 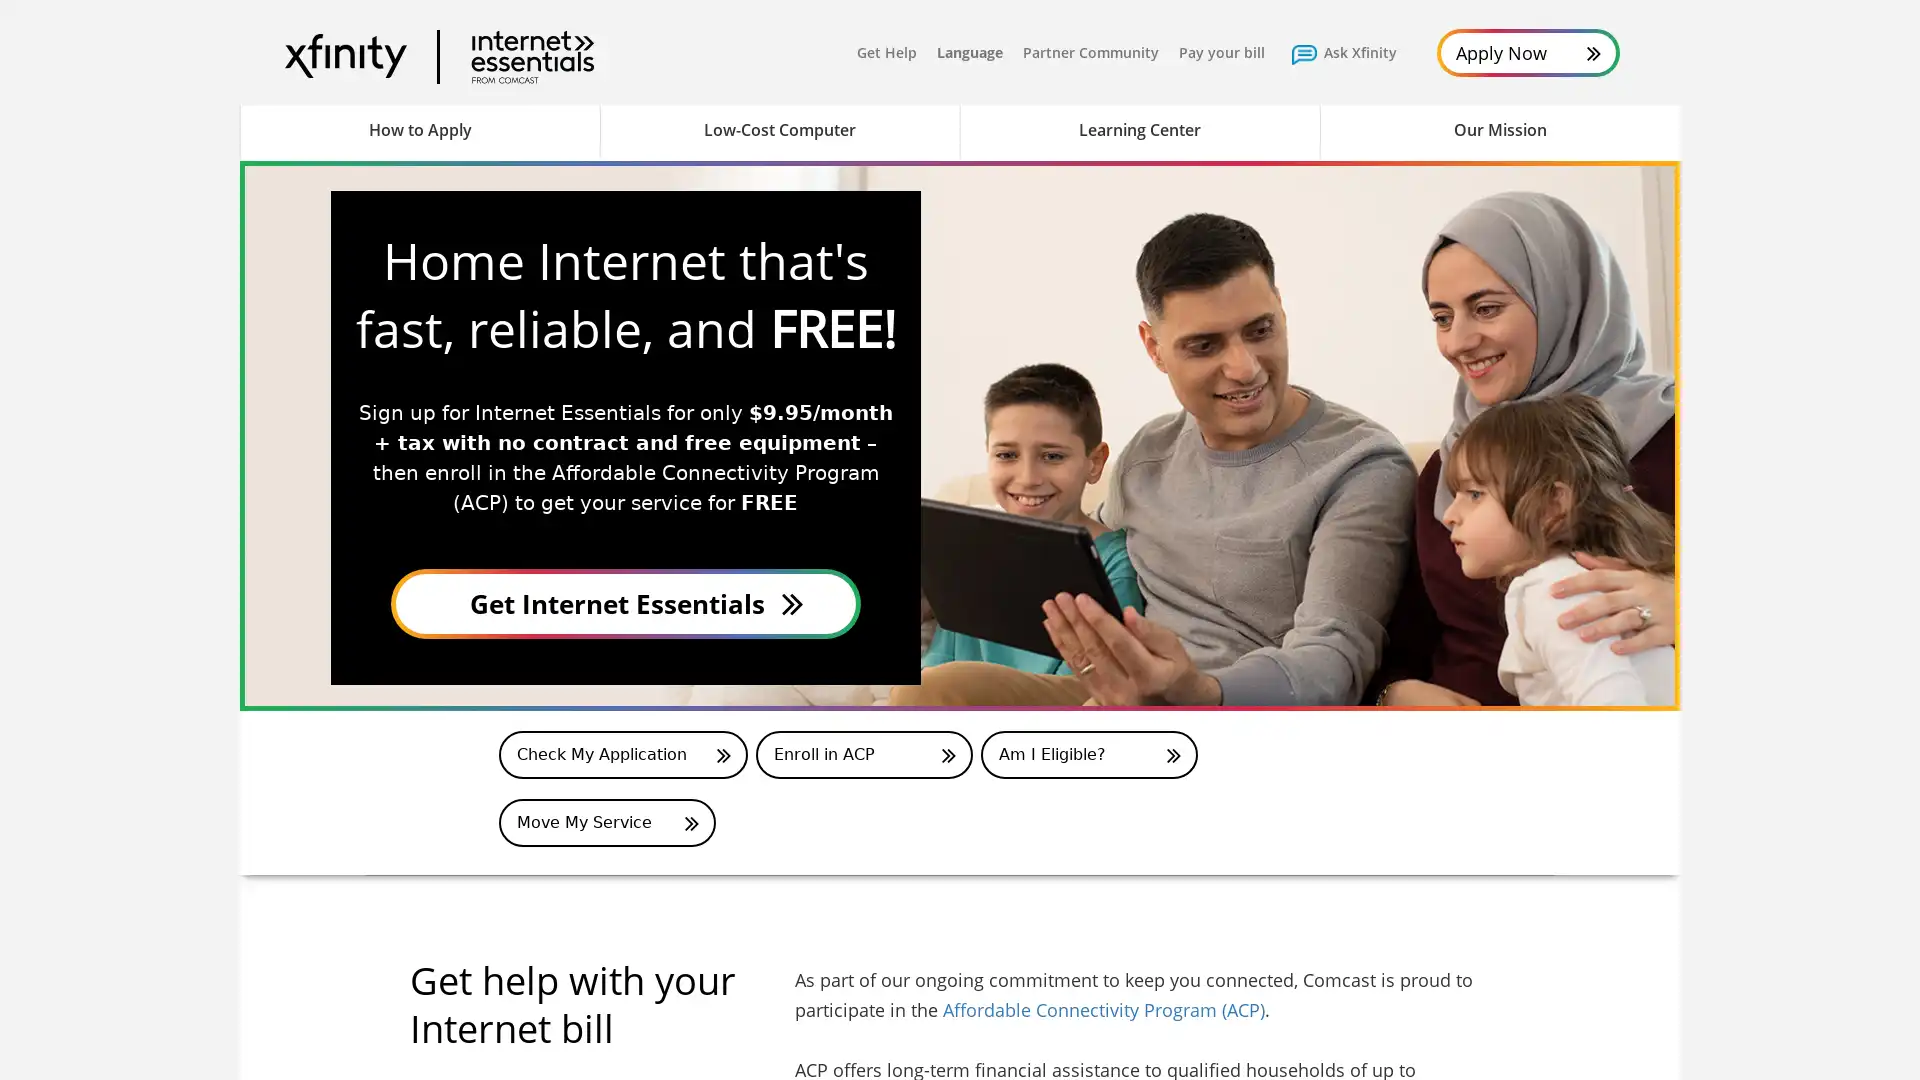 I want to click on Move My Service, so click(x=606, y=822).